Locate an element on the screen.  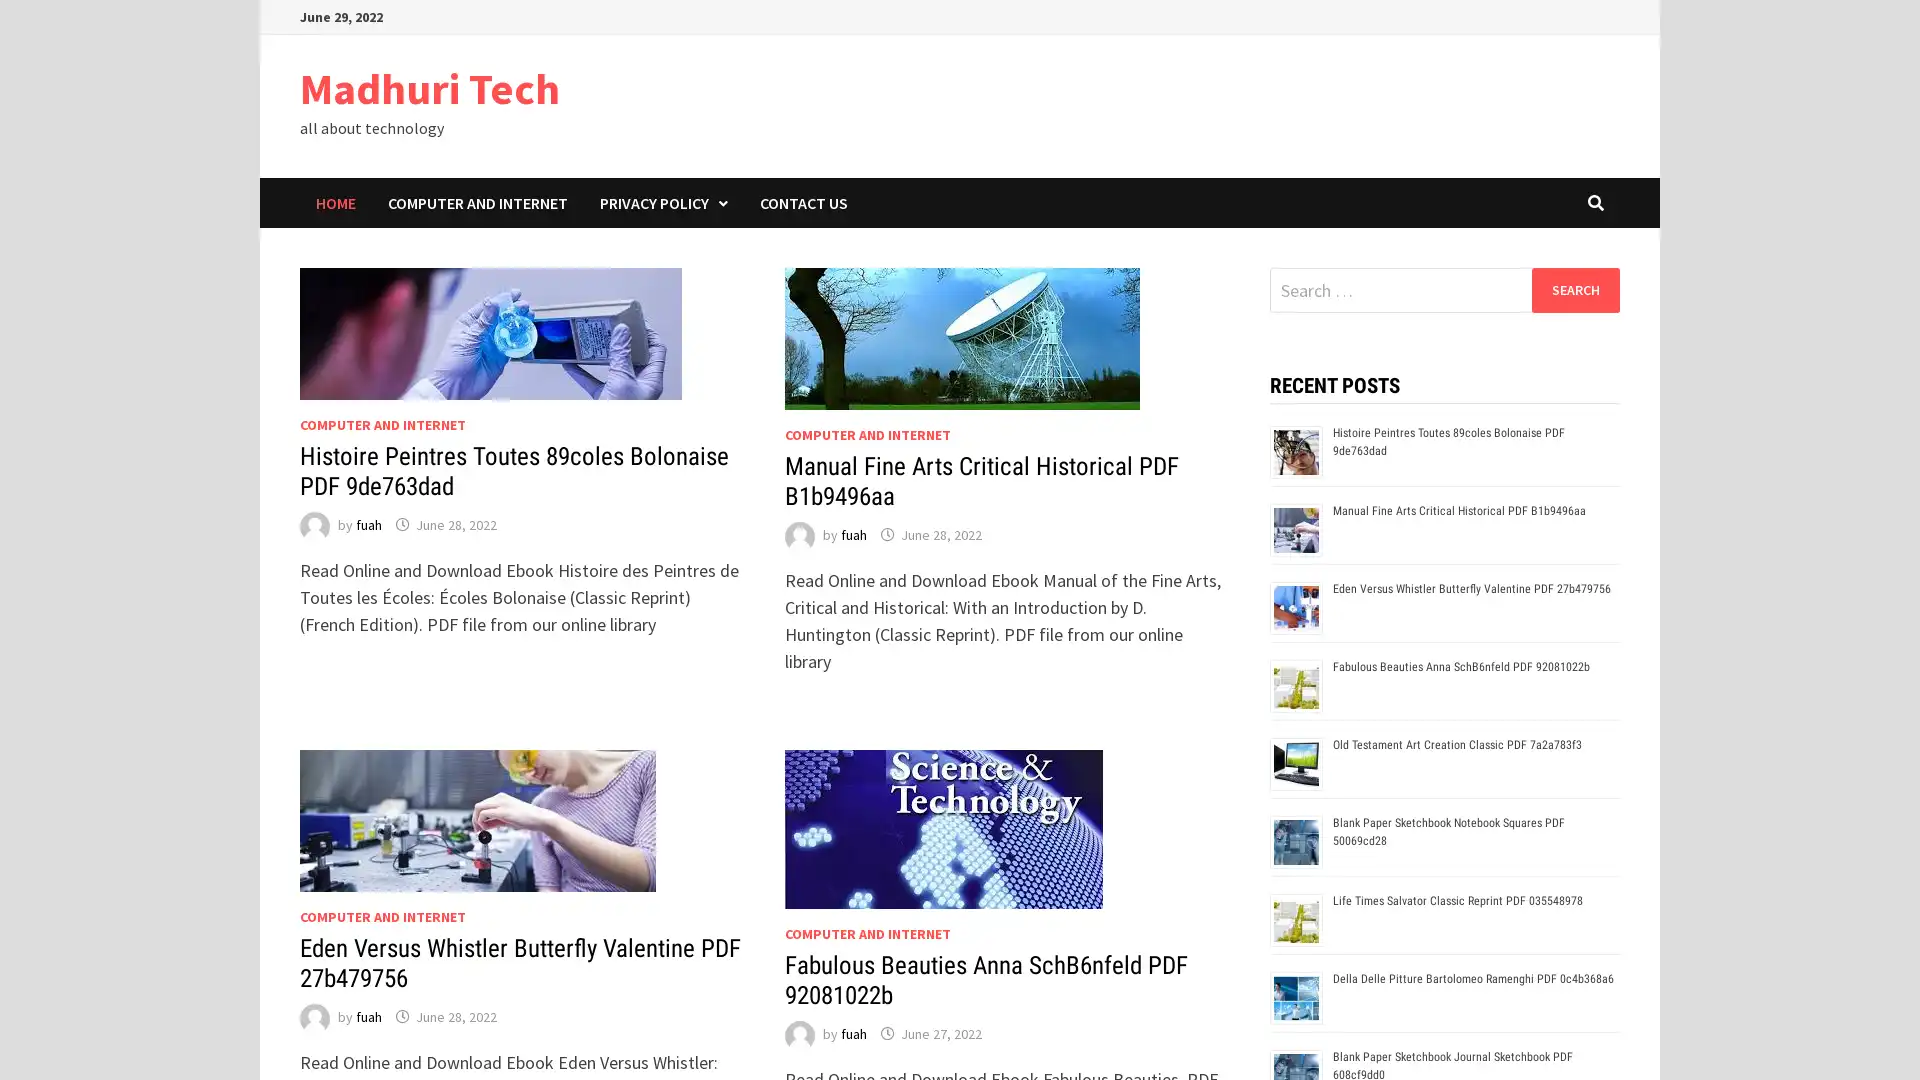
Search is located at coordinates (1574, 289).